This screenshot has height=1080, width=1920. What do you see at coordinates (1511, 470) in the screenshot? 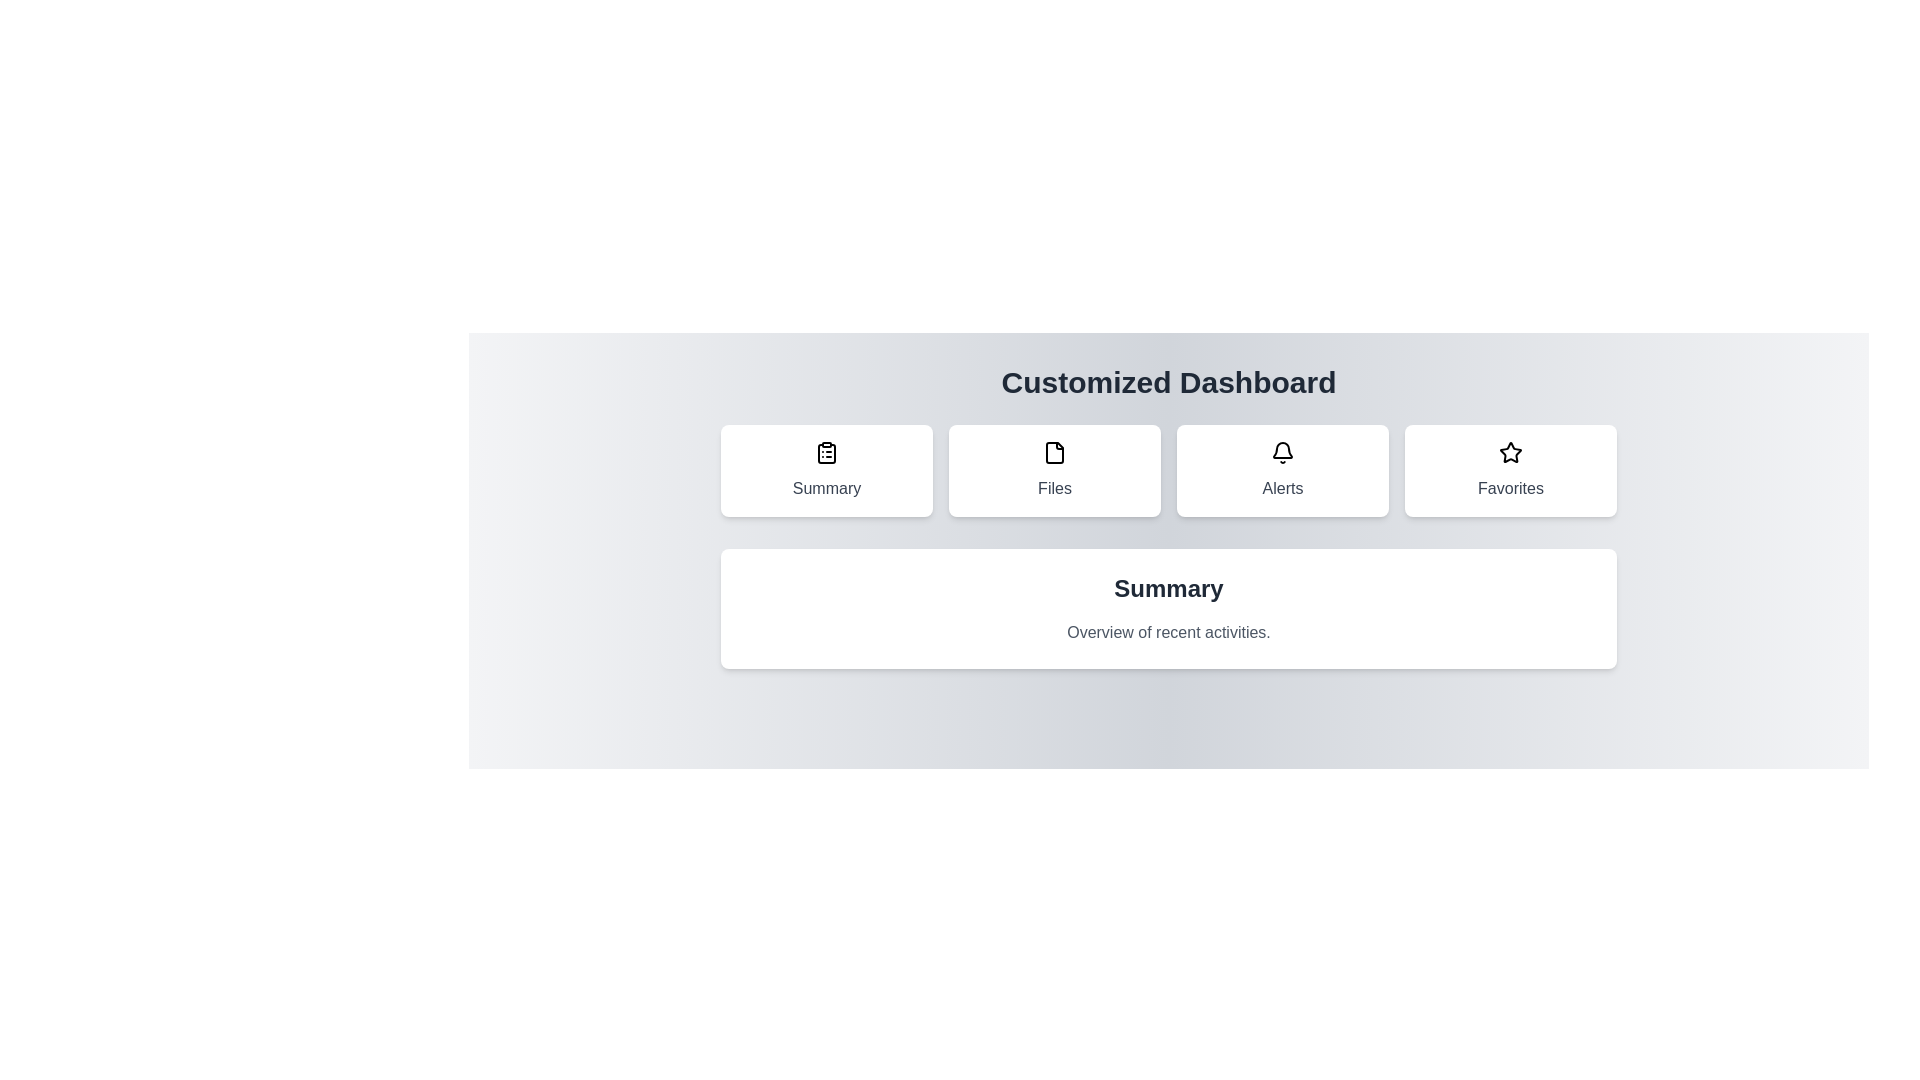
I see `the 'Favorites' button, which is the fourth button in a grid layout and positioned farthest to the right in the second row` at bounding box center [1511, 470].